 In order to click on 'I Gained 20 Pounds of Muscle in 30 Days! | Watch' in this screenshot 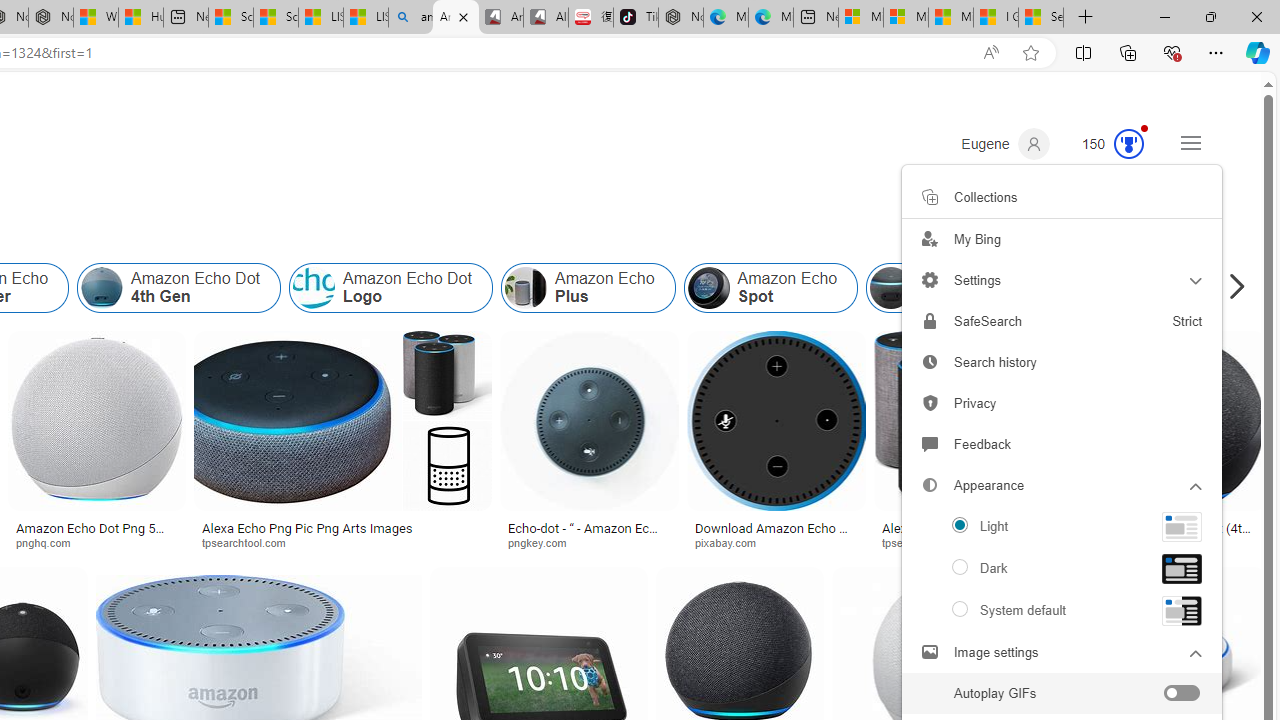, I will do `click(995, 17)`.